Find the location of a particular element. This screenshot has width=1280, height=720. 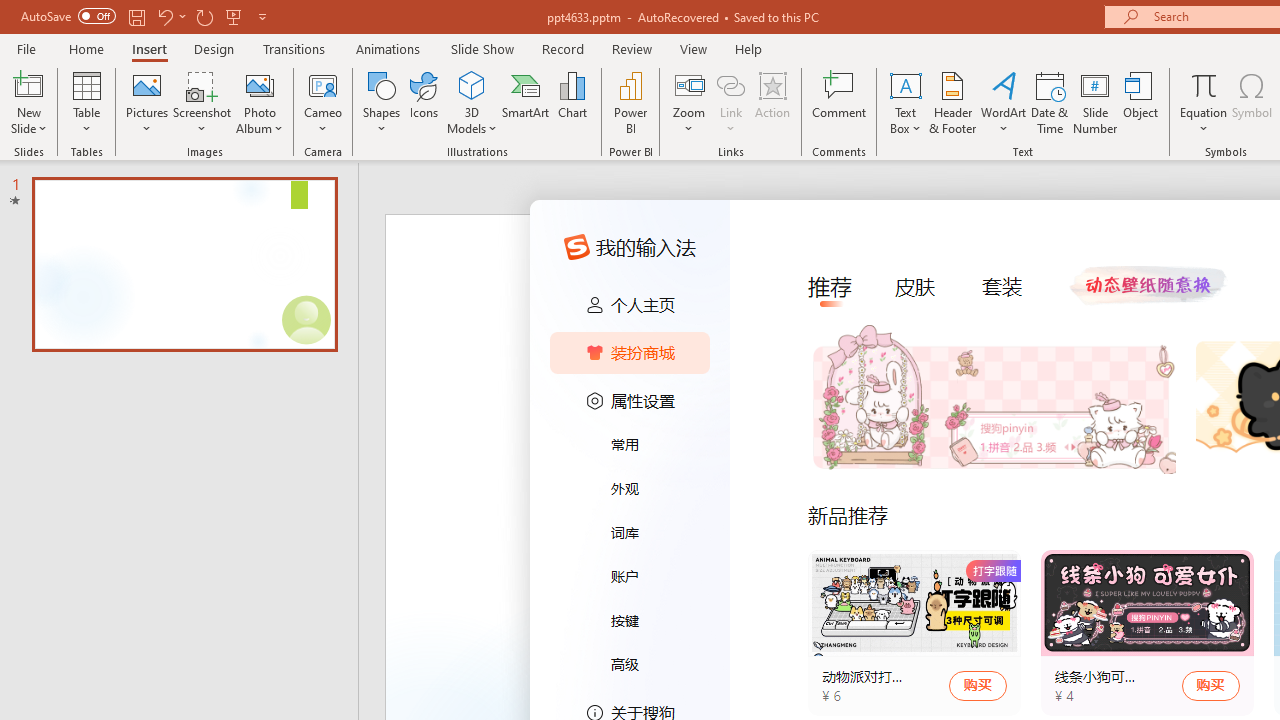

'3D Models' is located at coordinates (471, 103).